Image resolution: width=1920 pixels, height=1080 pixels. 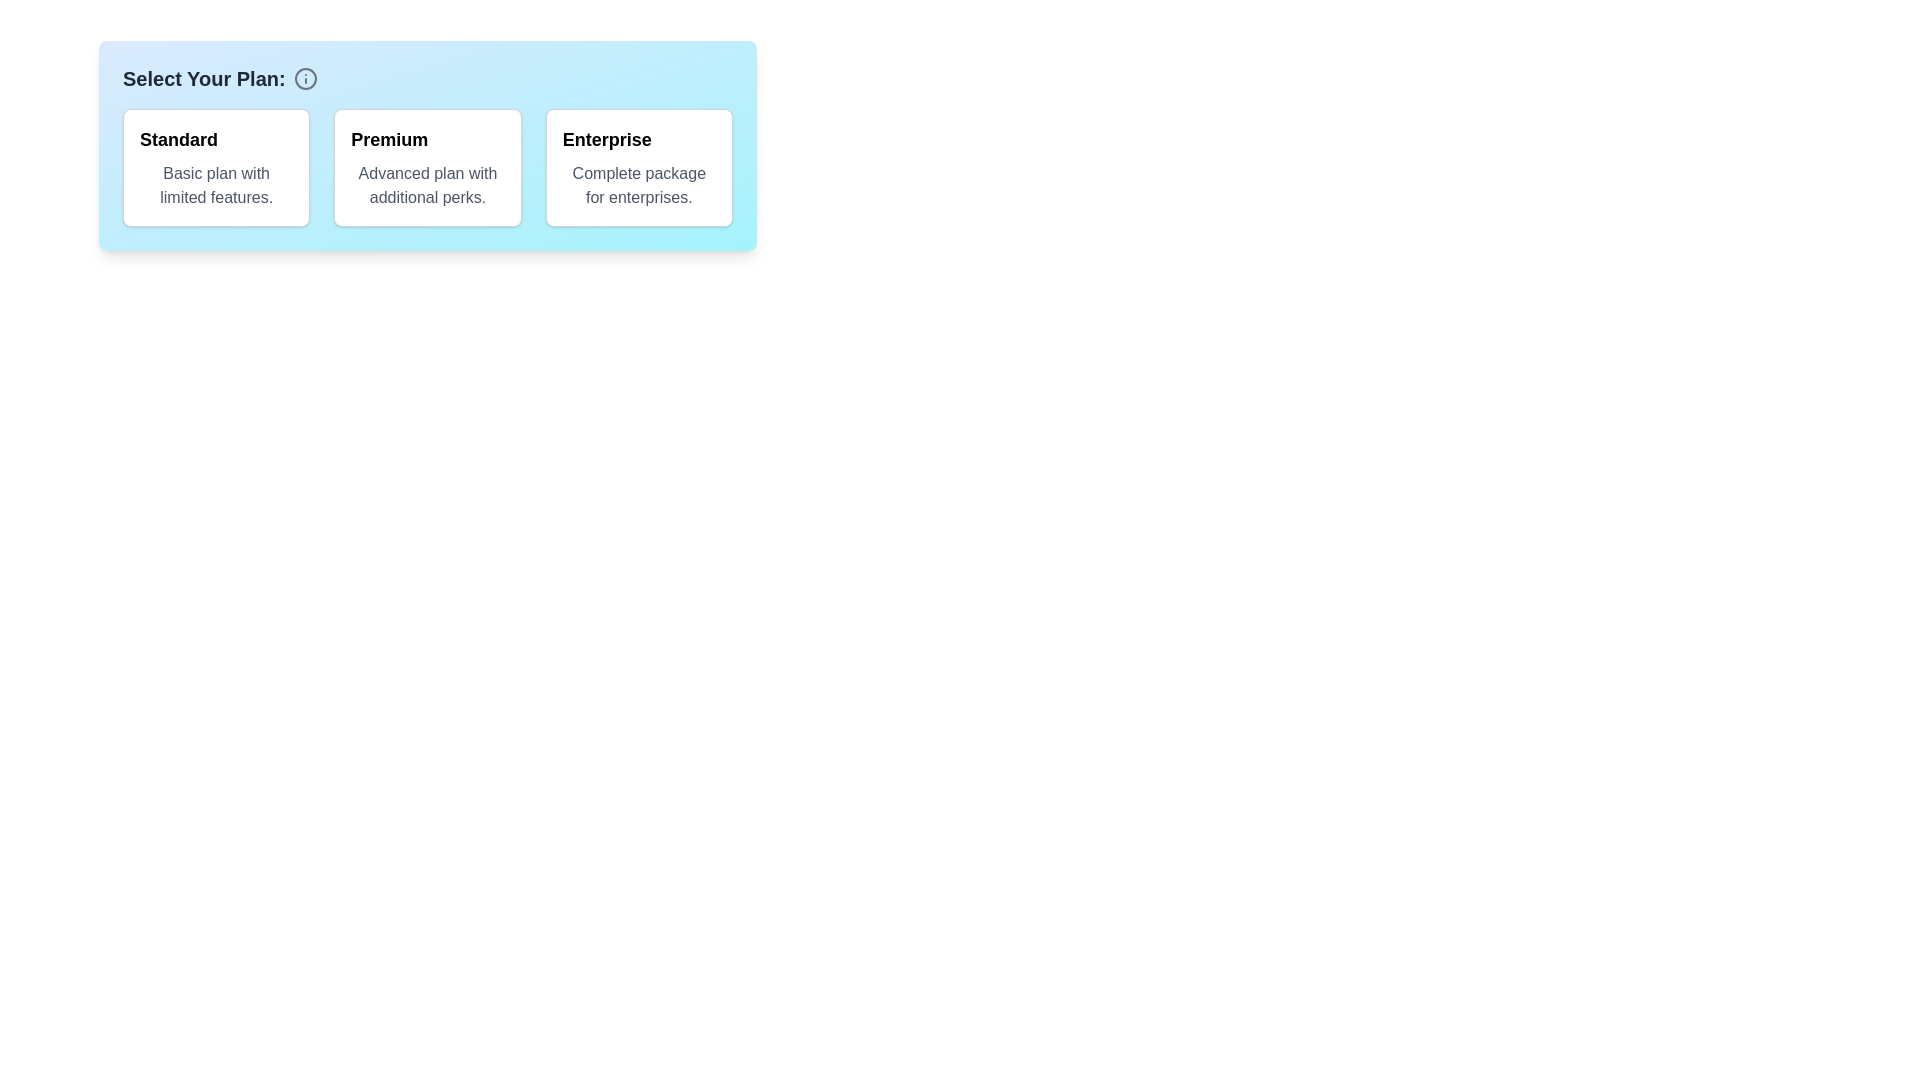 What do you see at coordinates (204, 77) in the screenshot?
I see `the label or text header located at the top-left of the section, which indicates the purpose of the options below it, such as 'Standard', 'Premium', and 'Enterprise'` at bounding box center [204, 77].